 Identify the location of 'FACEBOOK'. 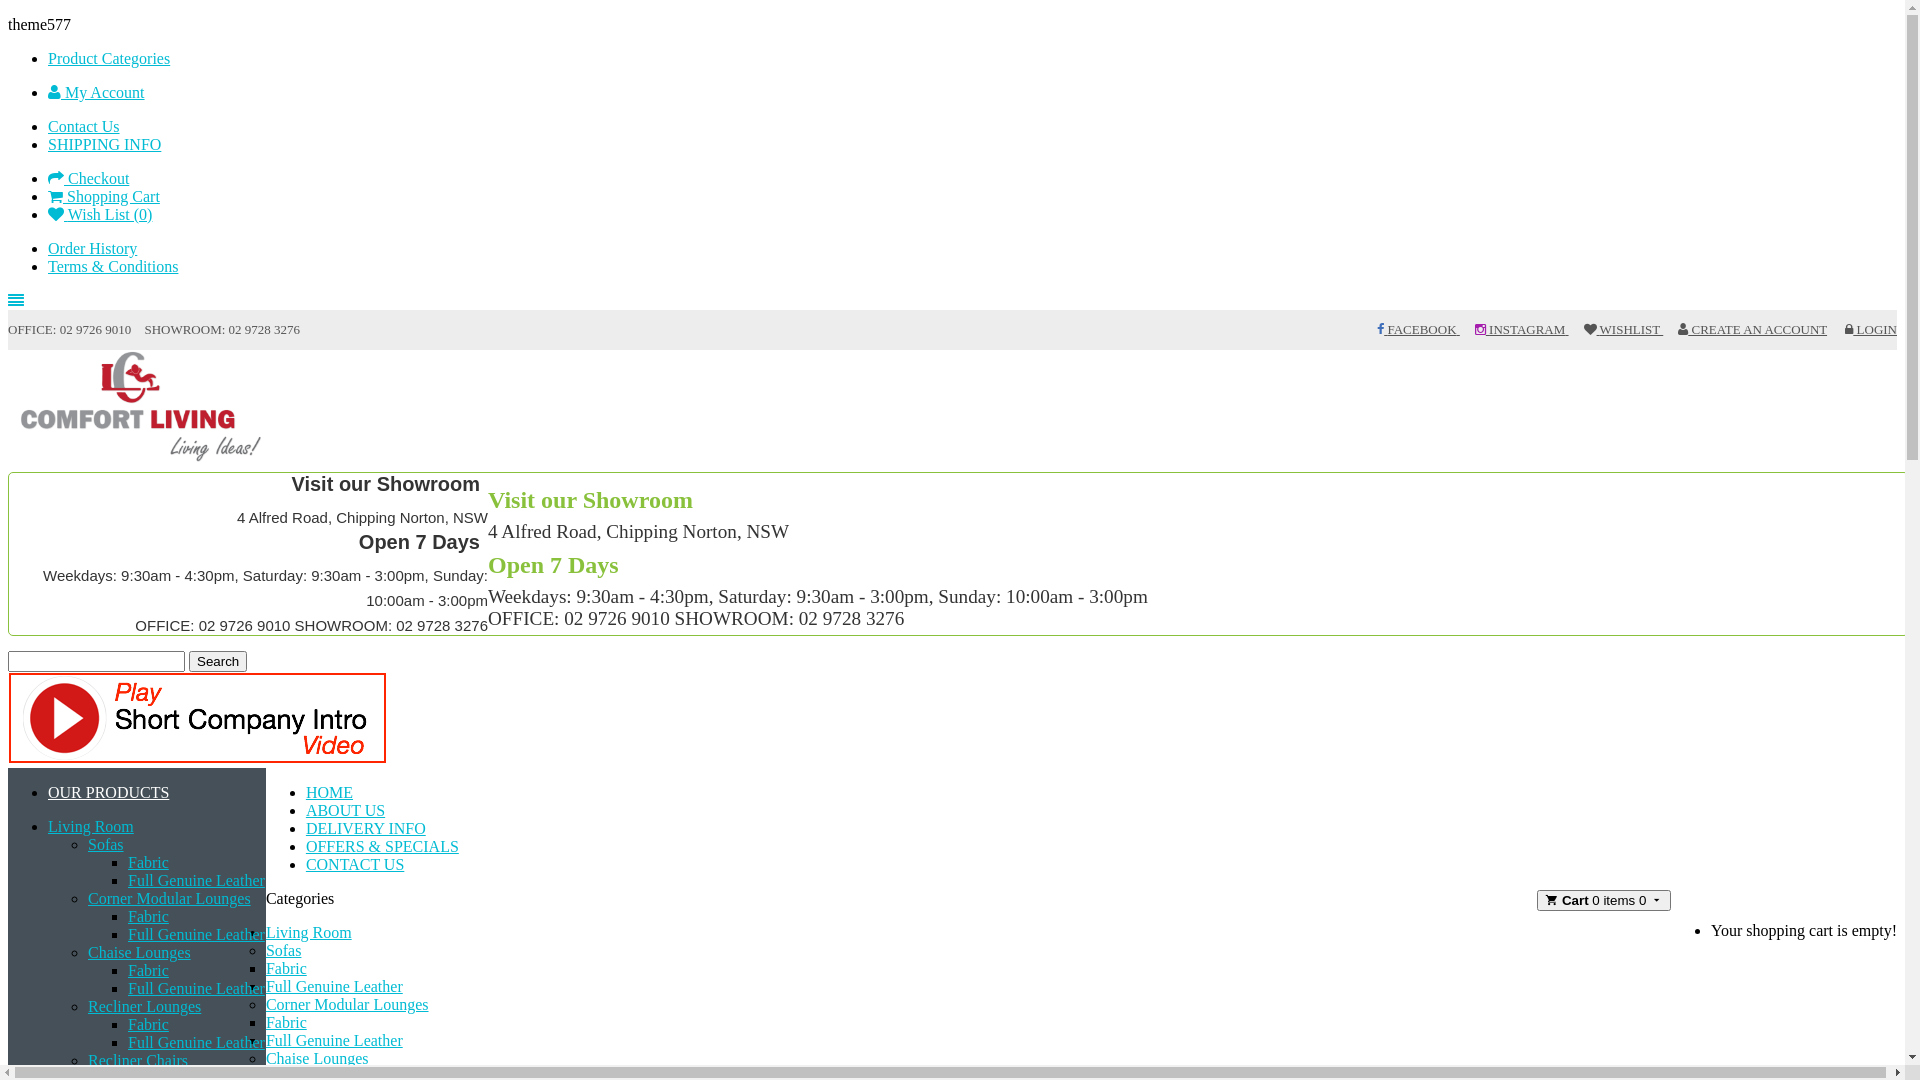
(1376, 328).